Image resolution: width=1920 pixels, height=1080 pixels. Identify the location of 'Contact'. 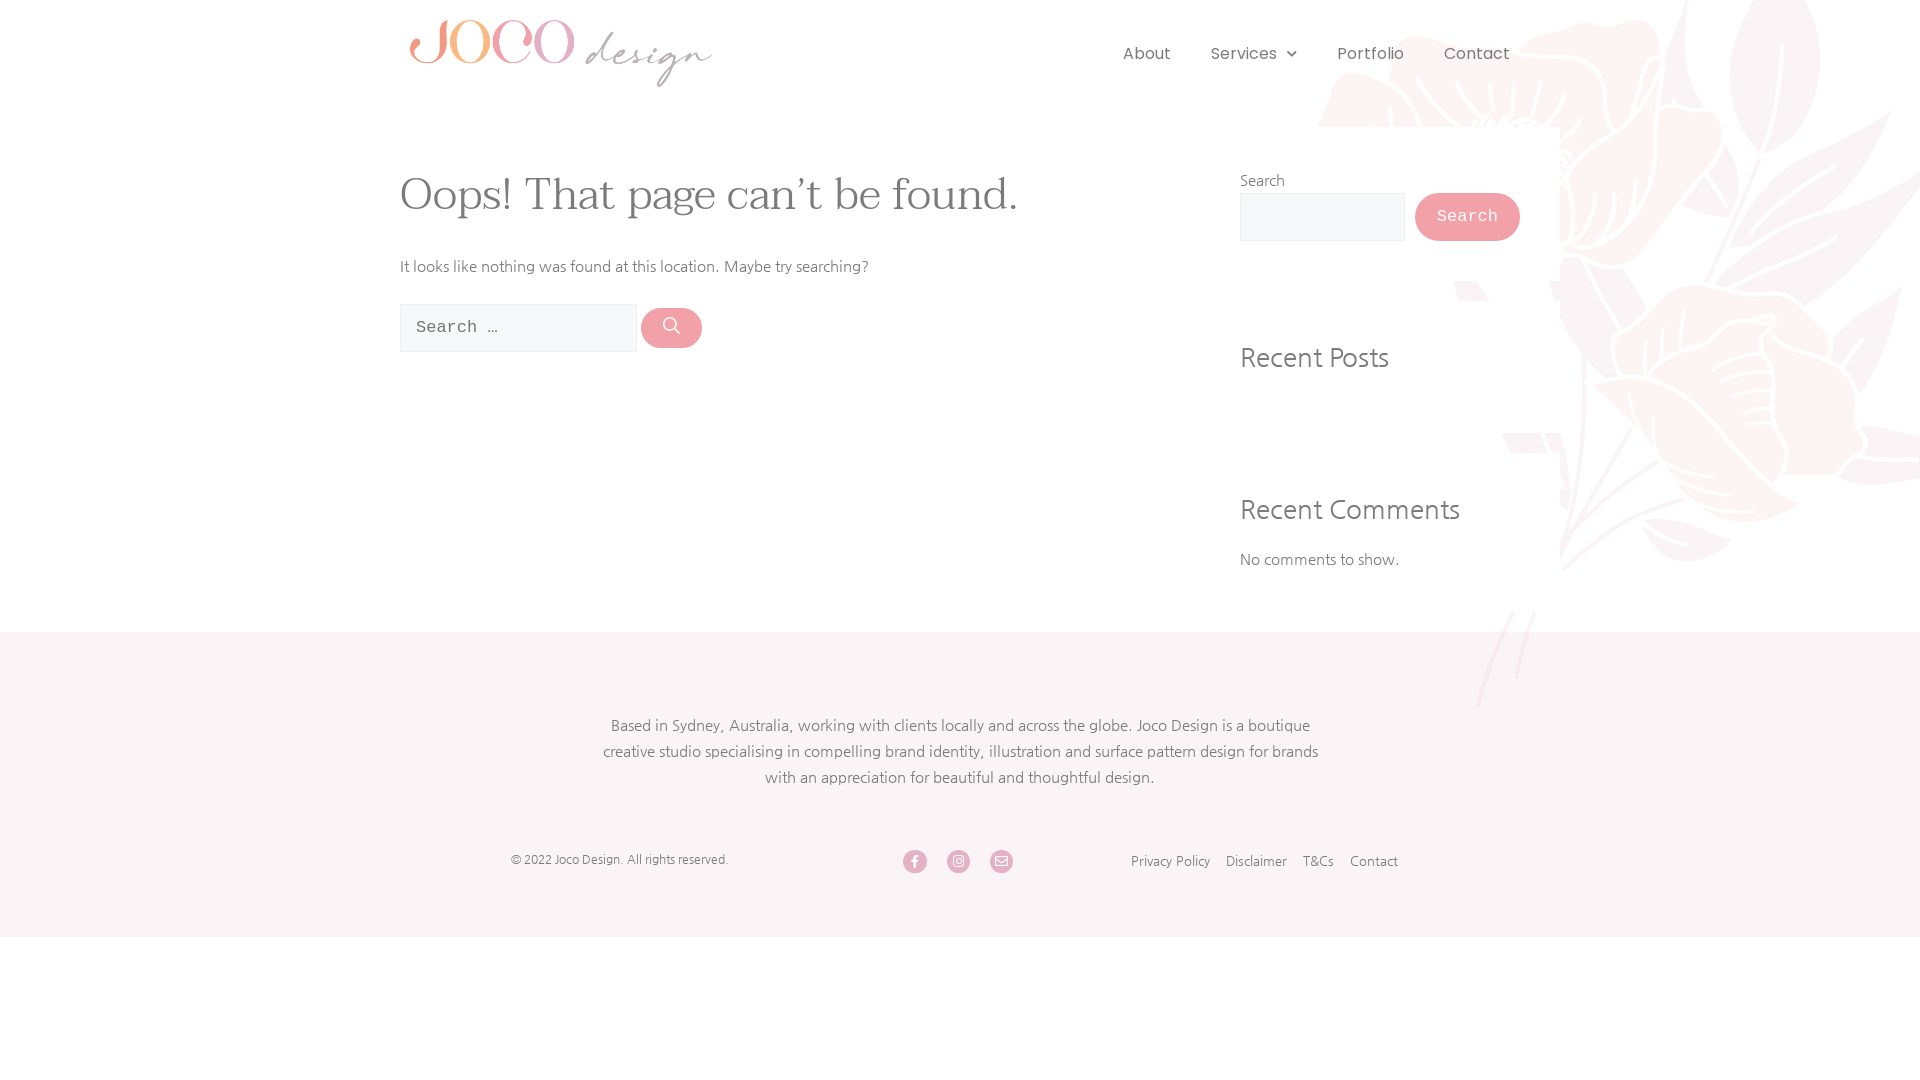
(1372, 859).